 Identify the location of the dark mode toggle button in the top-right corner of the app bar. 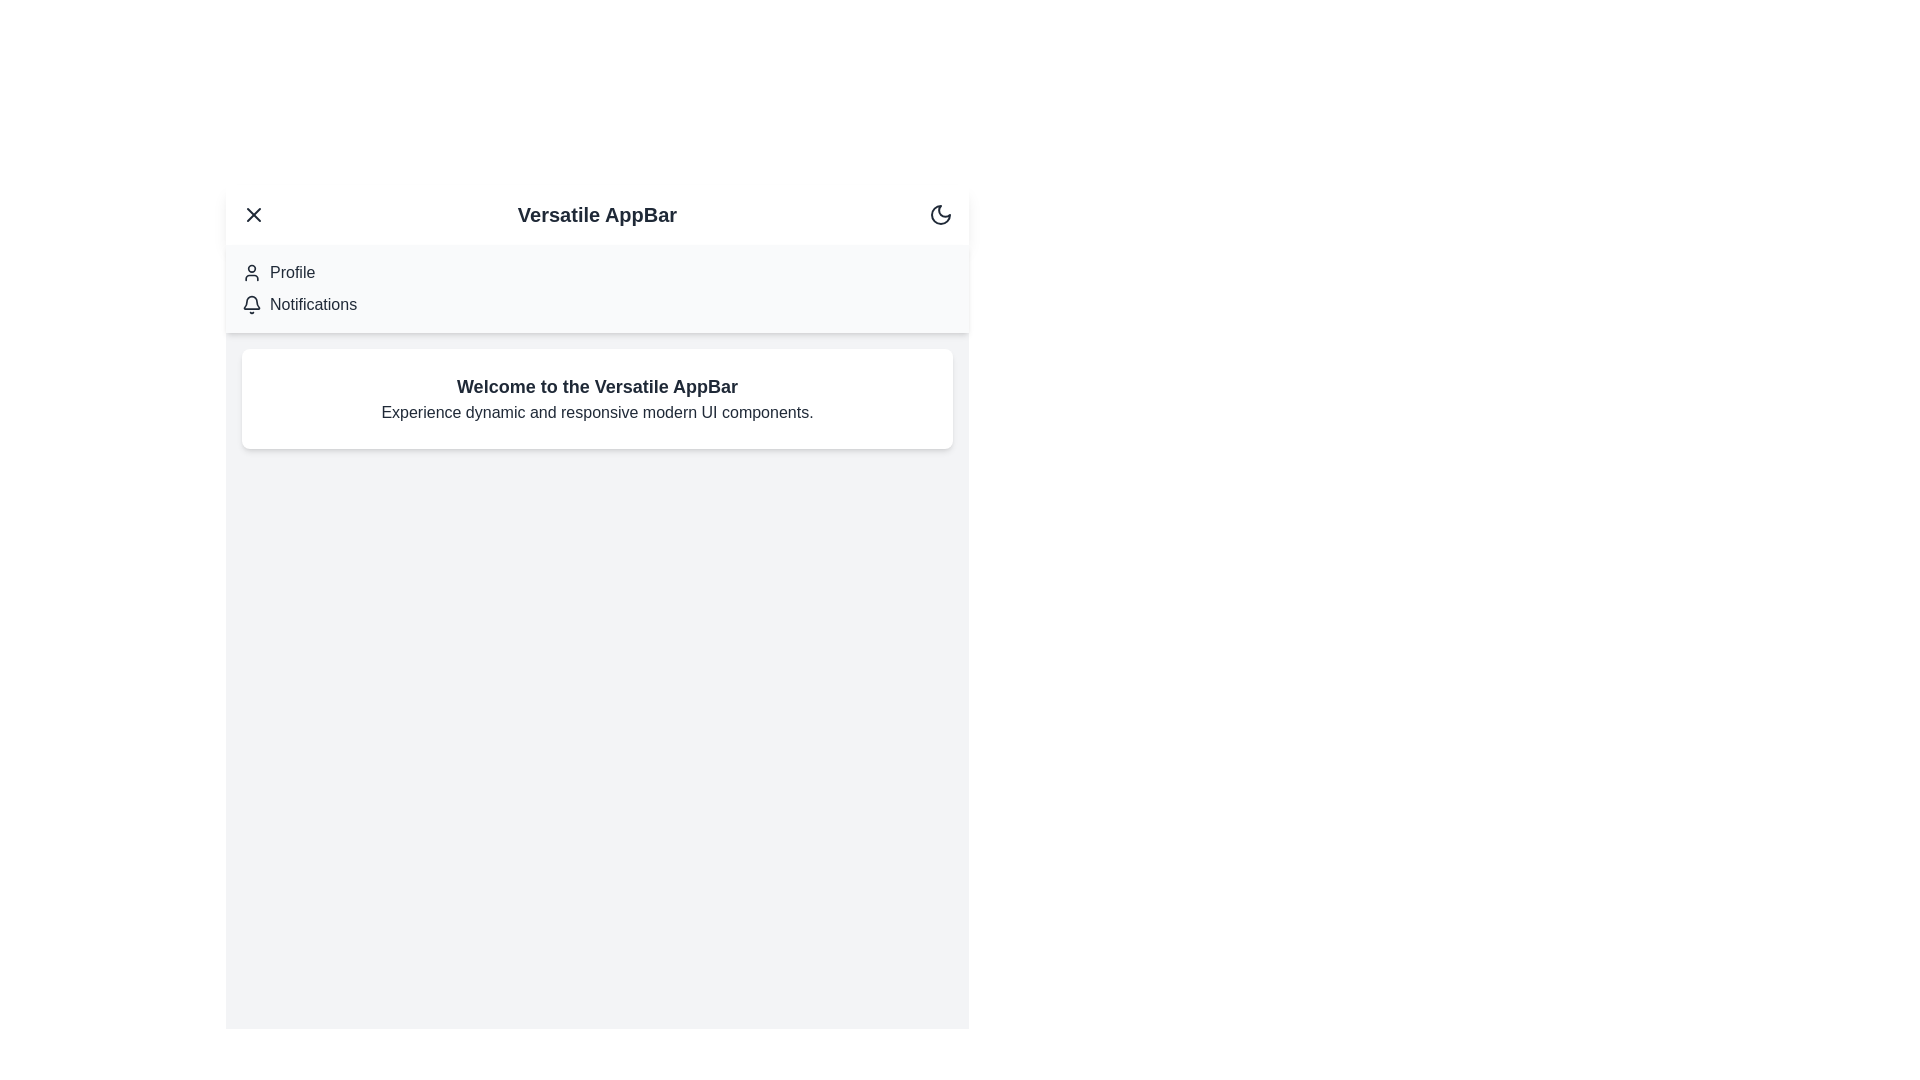
(939, 215).